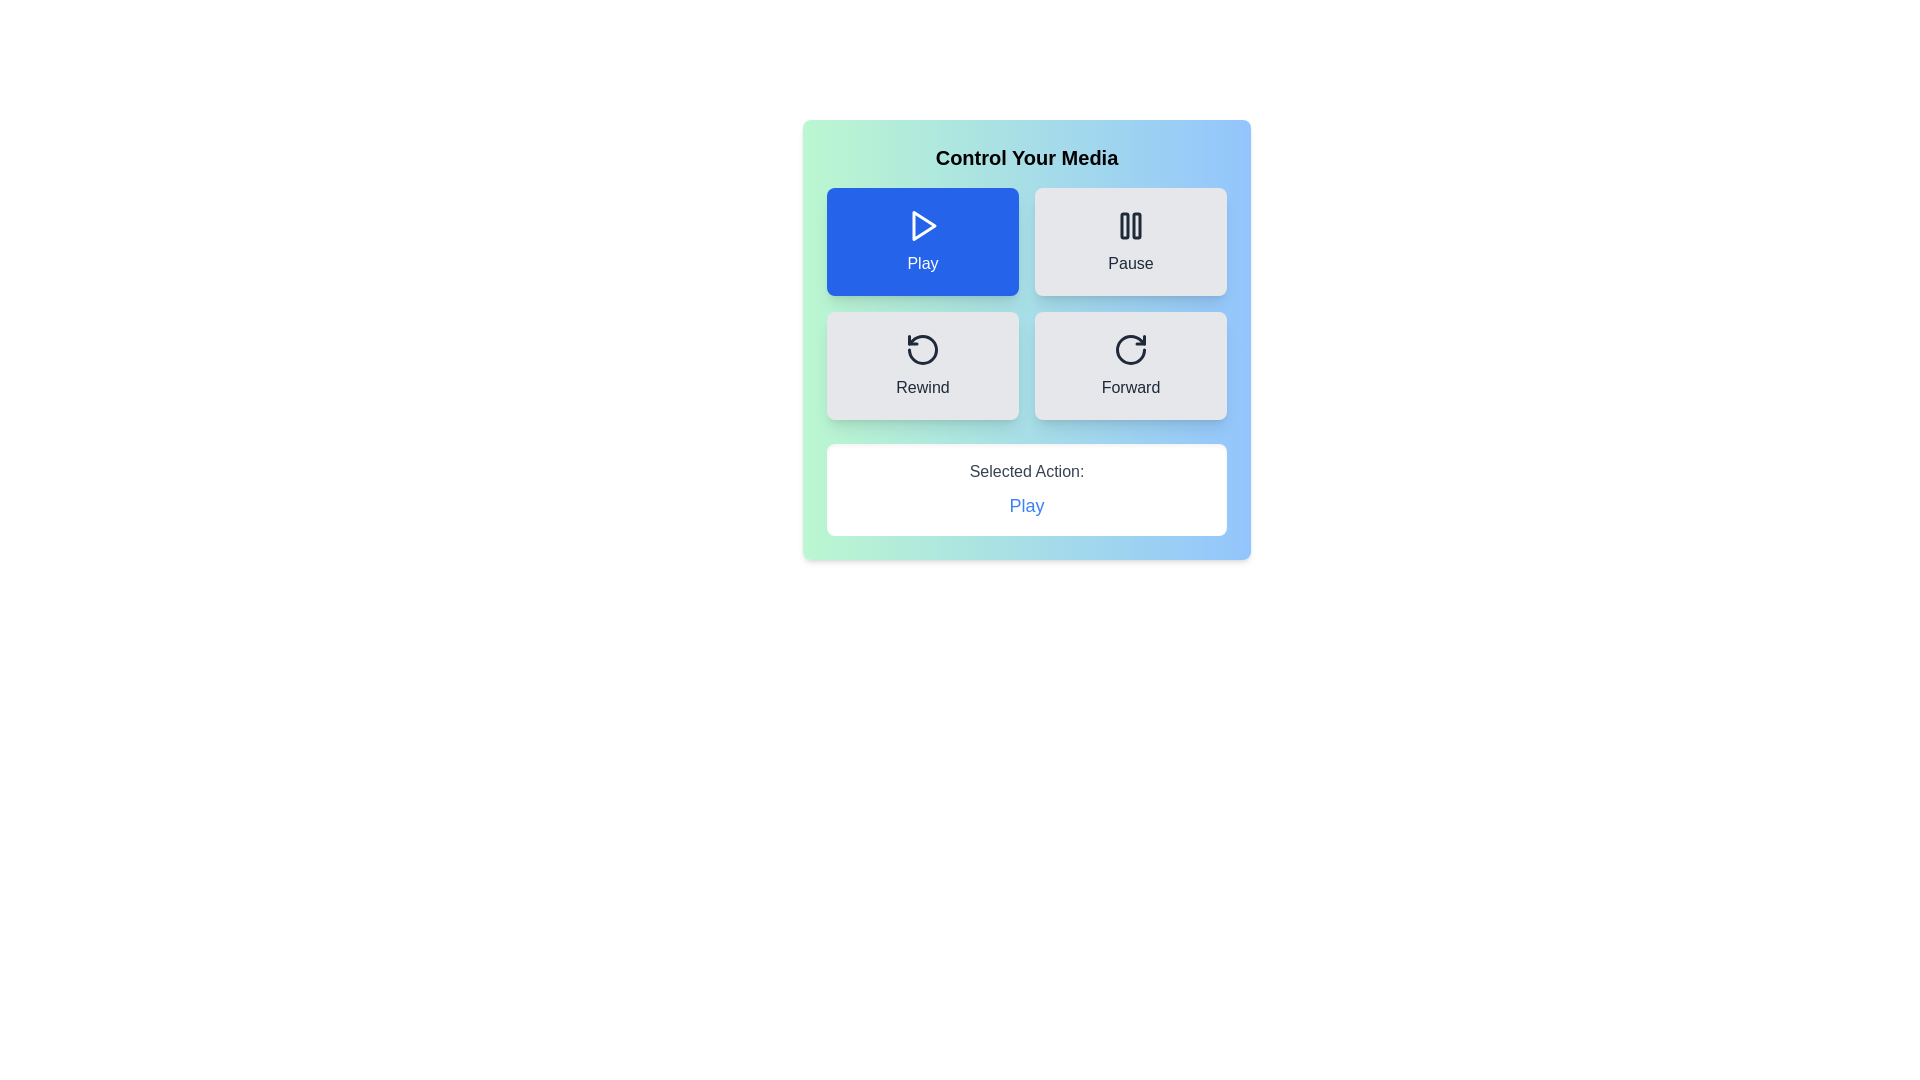 Image resolution: width=1920 pixels, height=1080 pixels. What do you see at coordinates (921, 241) in the screenshot?
I see `the Play button to select the corresponding action` at bounding box center [921, 241].